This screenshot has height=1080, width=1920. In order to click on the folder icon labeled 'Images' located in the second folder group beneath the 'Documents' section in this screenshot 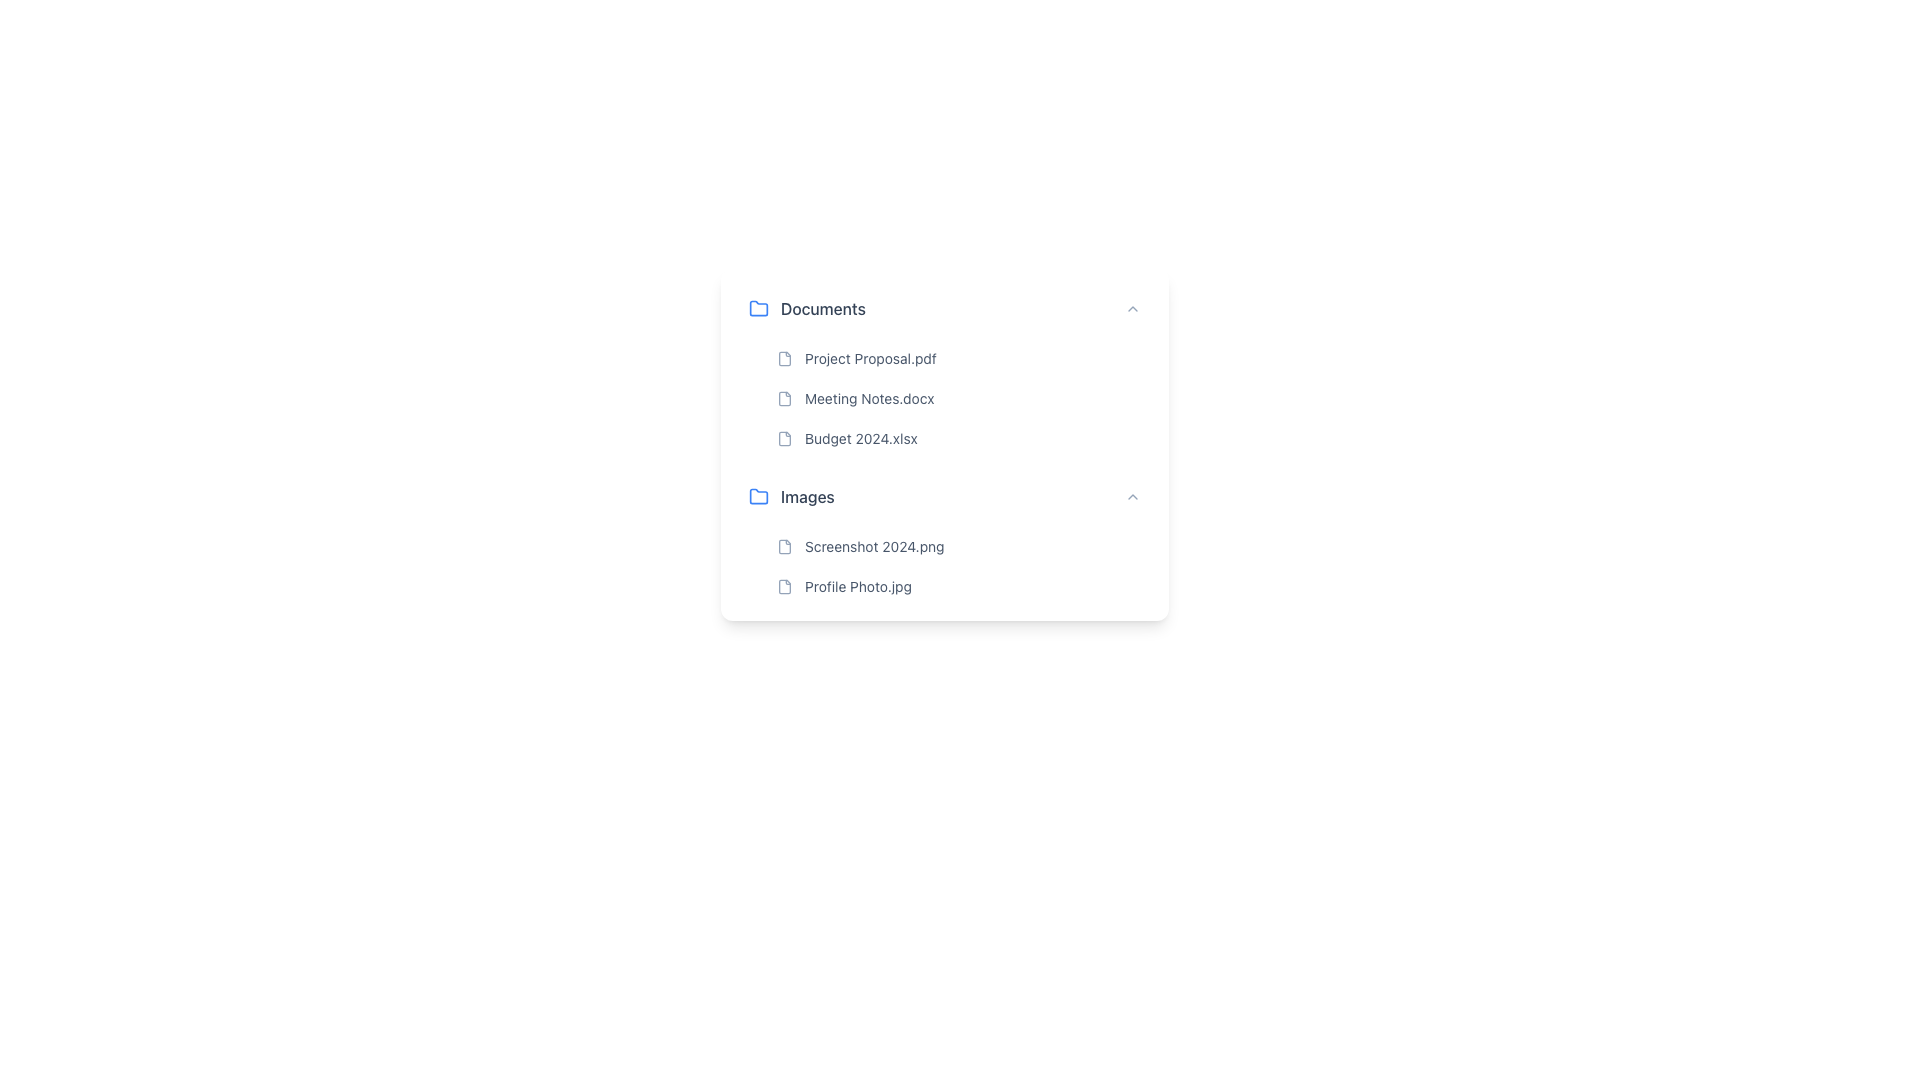, I will do `click(757, 495)`.